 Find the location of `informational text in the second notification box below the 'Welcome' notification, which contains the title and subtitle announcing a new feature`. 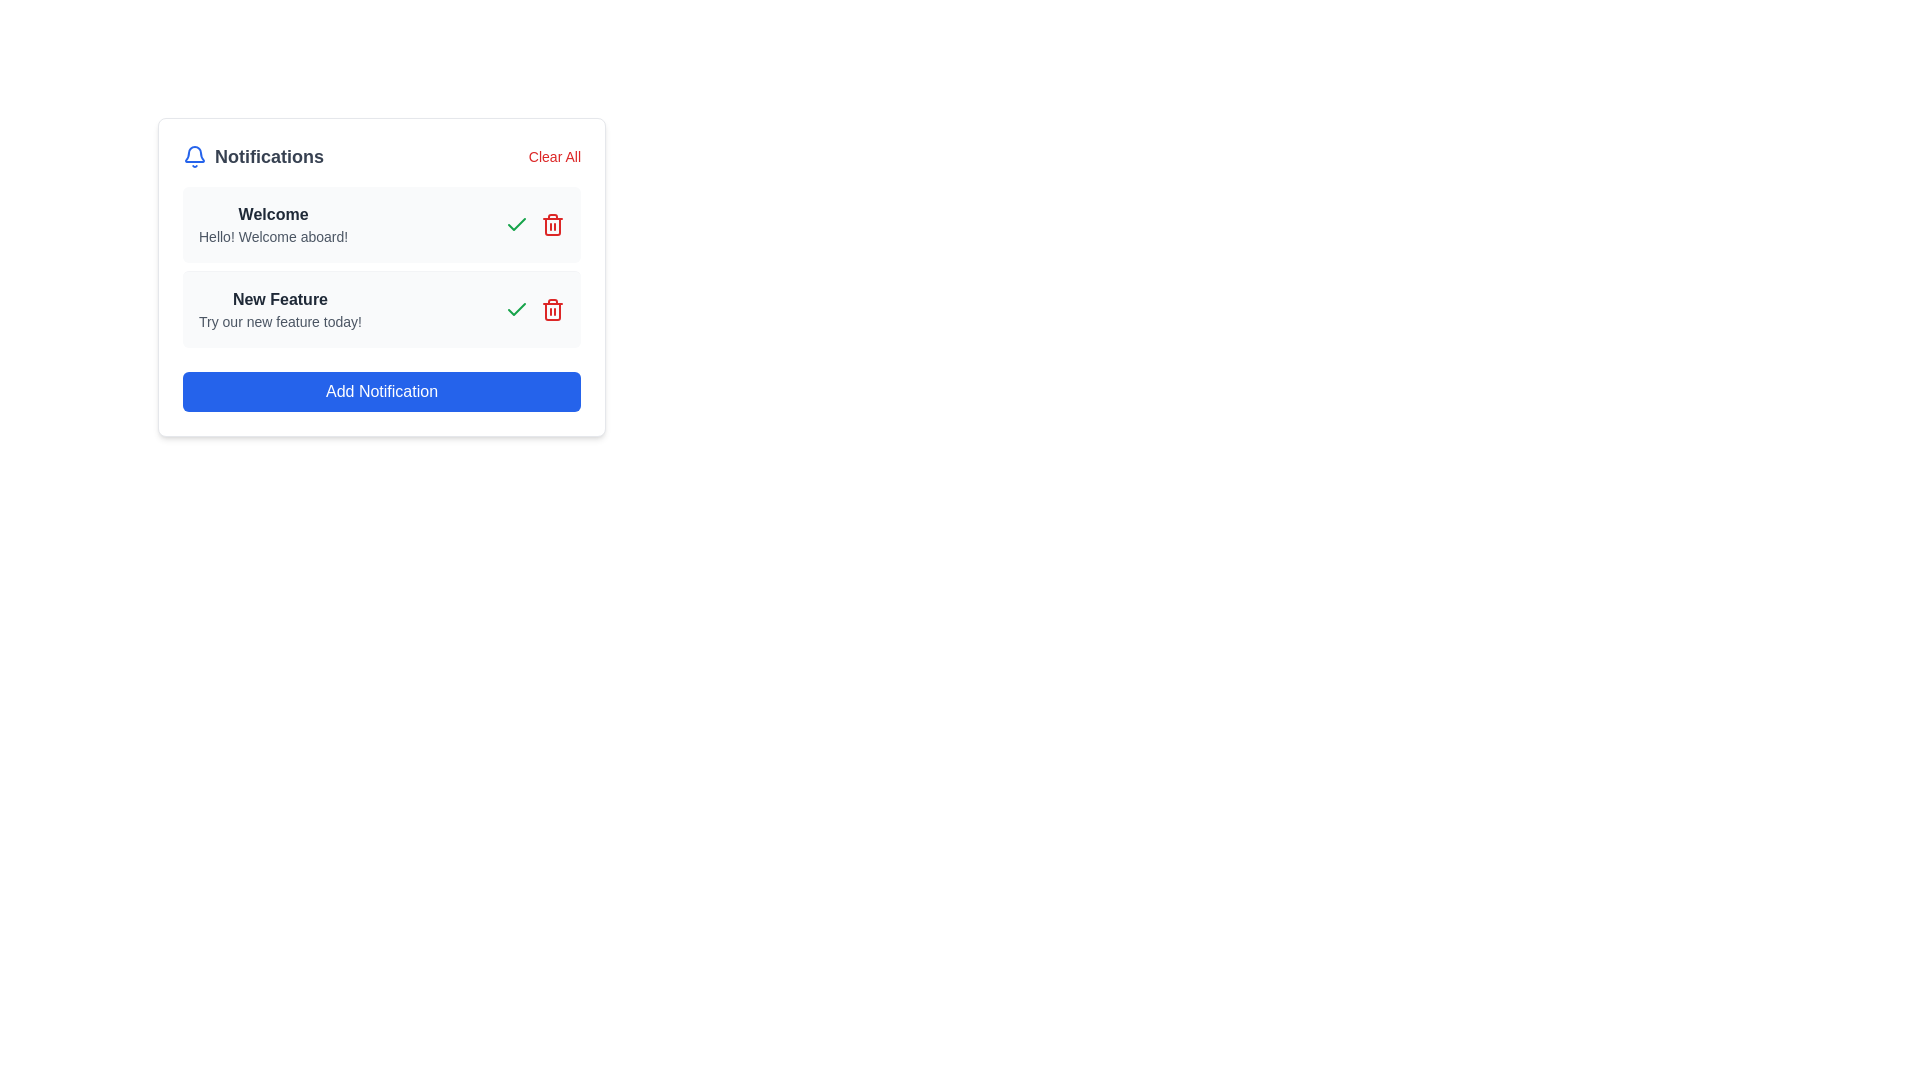

informational text in the second notification box below the 'Welcome' notification, which contains the title and subtitle announcing a new feature is located at coordinates (279, 309).